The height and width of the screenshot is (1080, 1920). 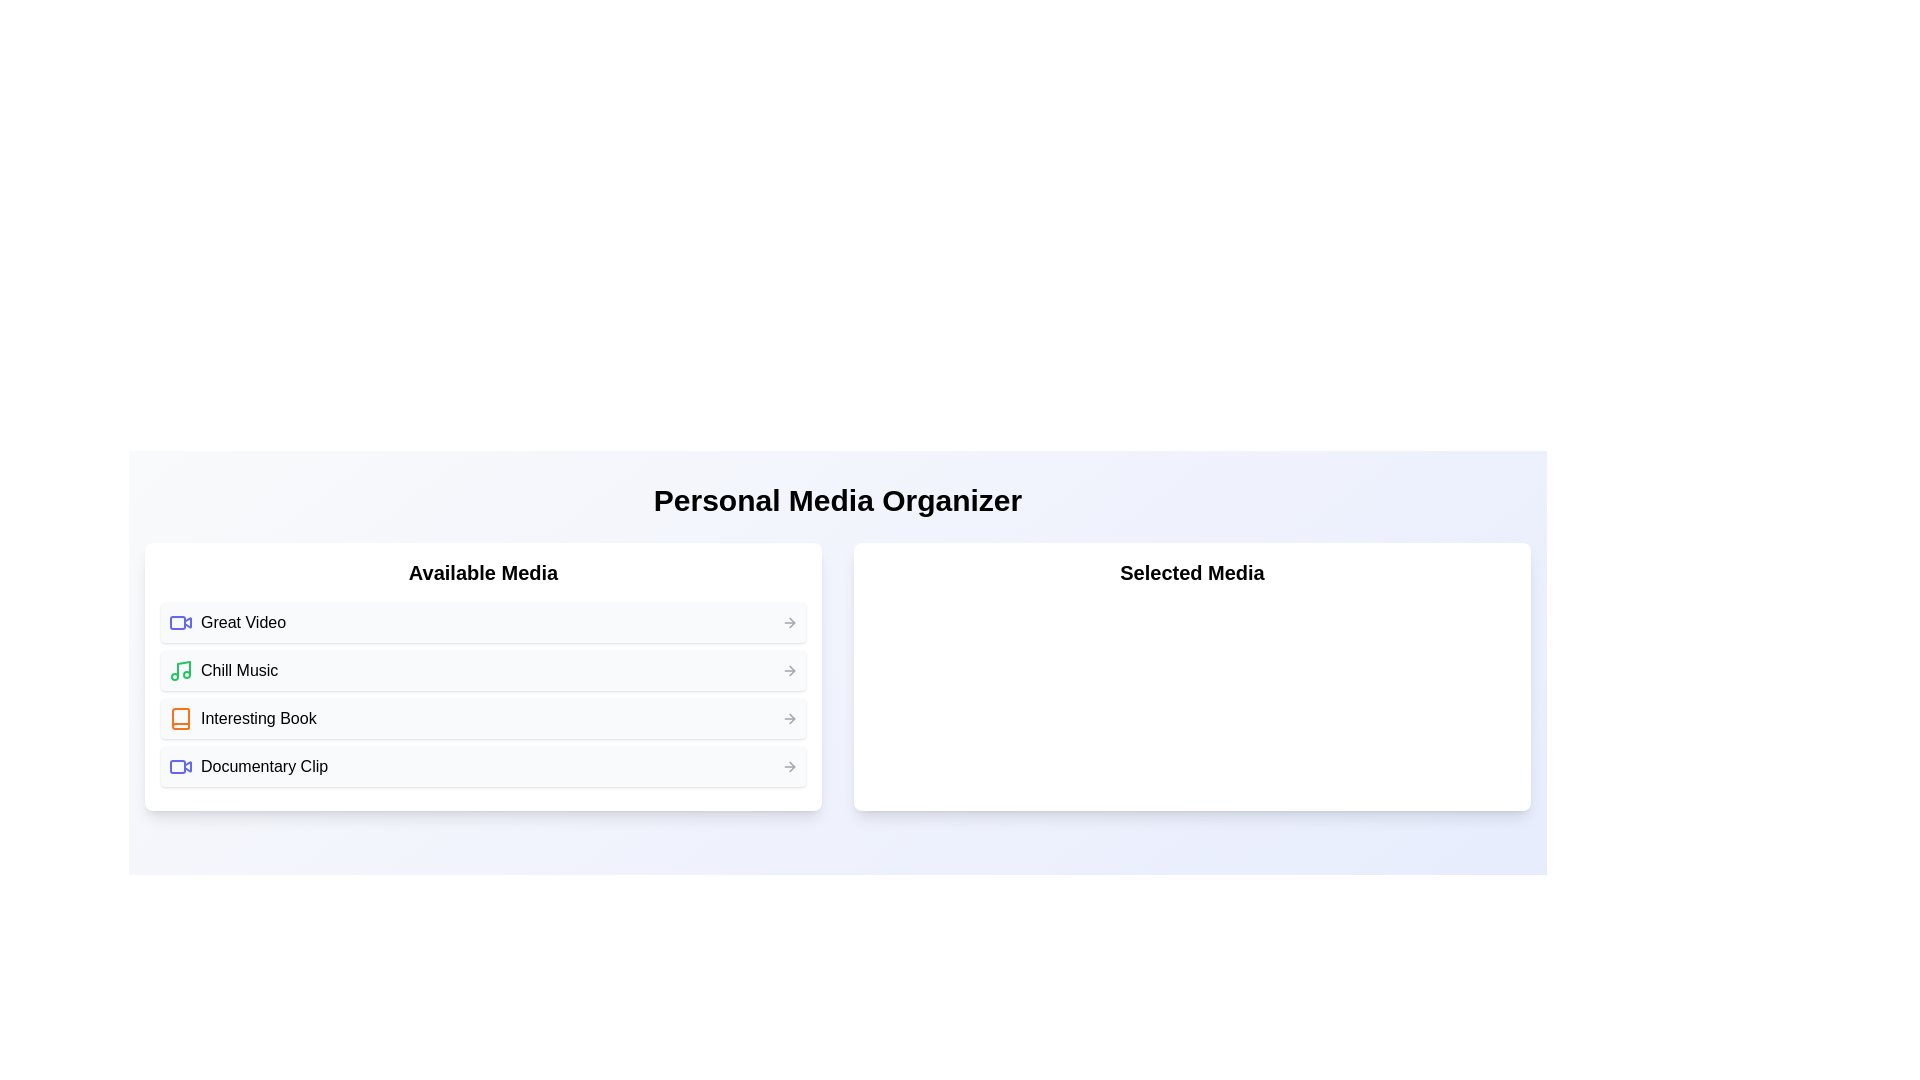 I want to click on the decorative part of the music icon related to the 'Chill Music' list item, so click(x=183, y=669).